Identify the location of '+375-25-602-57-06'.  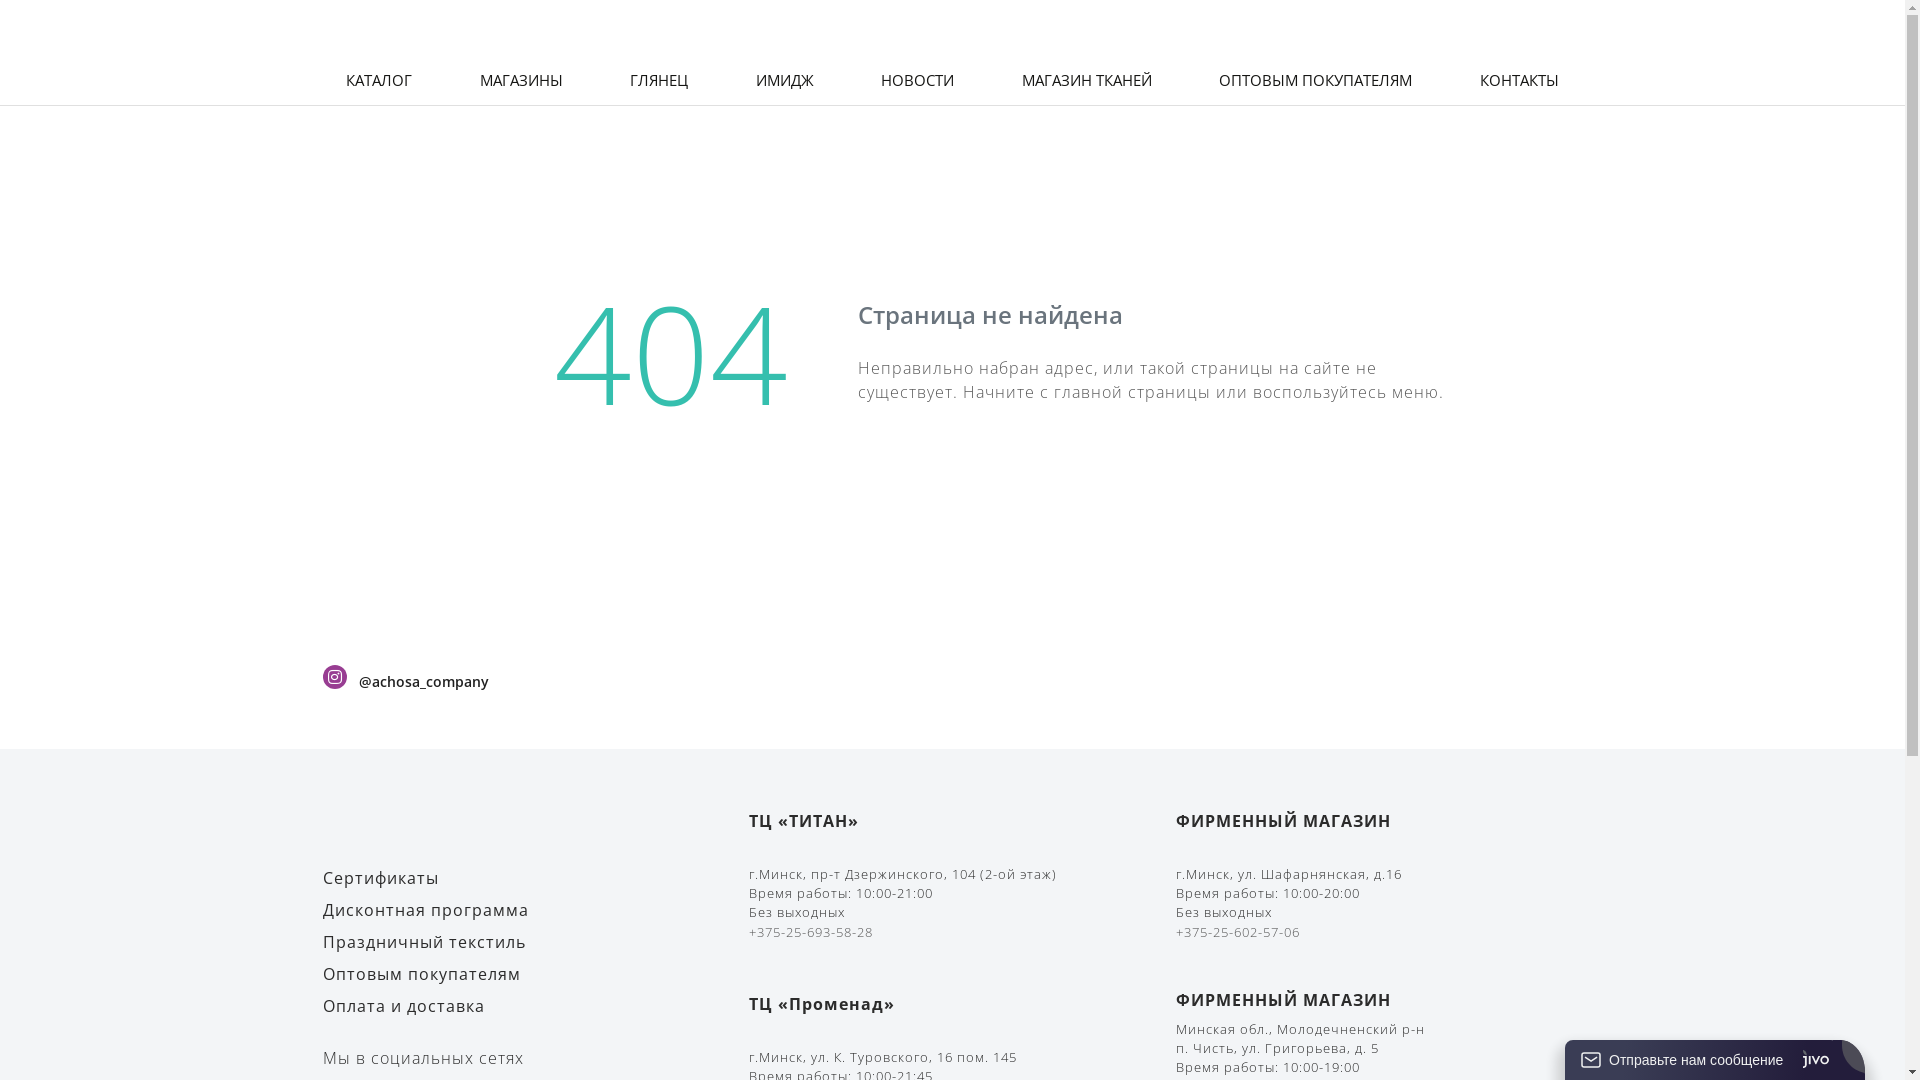
(1237, 932).